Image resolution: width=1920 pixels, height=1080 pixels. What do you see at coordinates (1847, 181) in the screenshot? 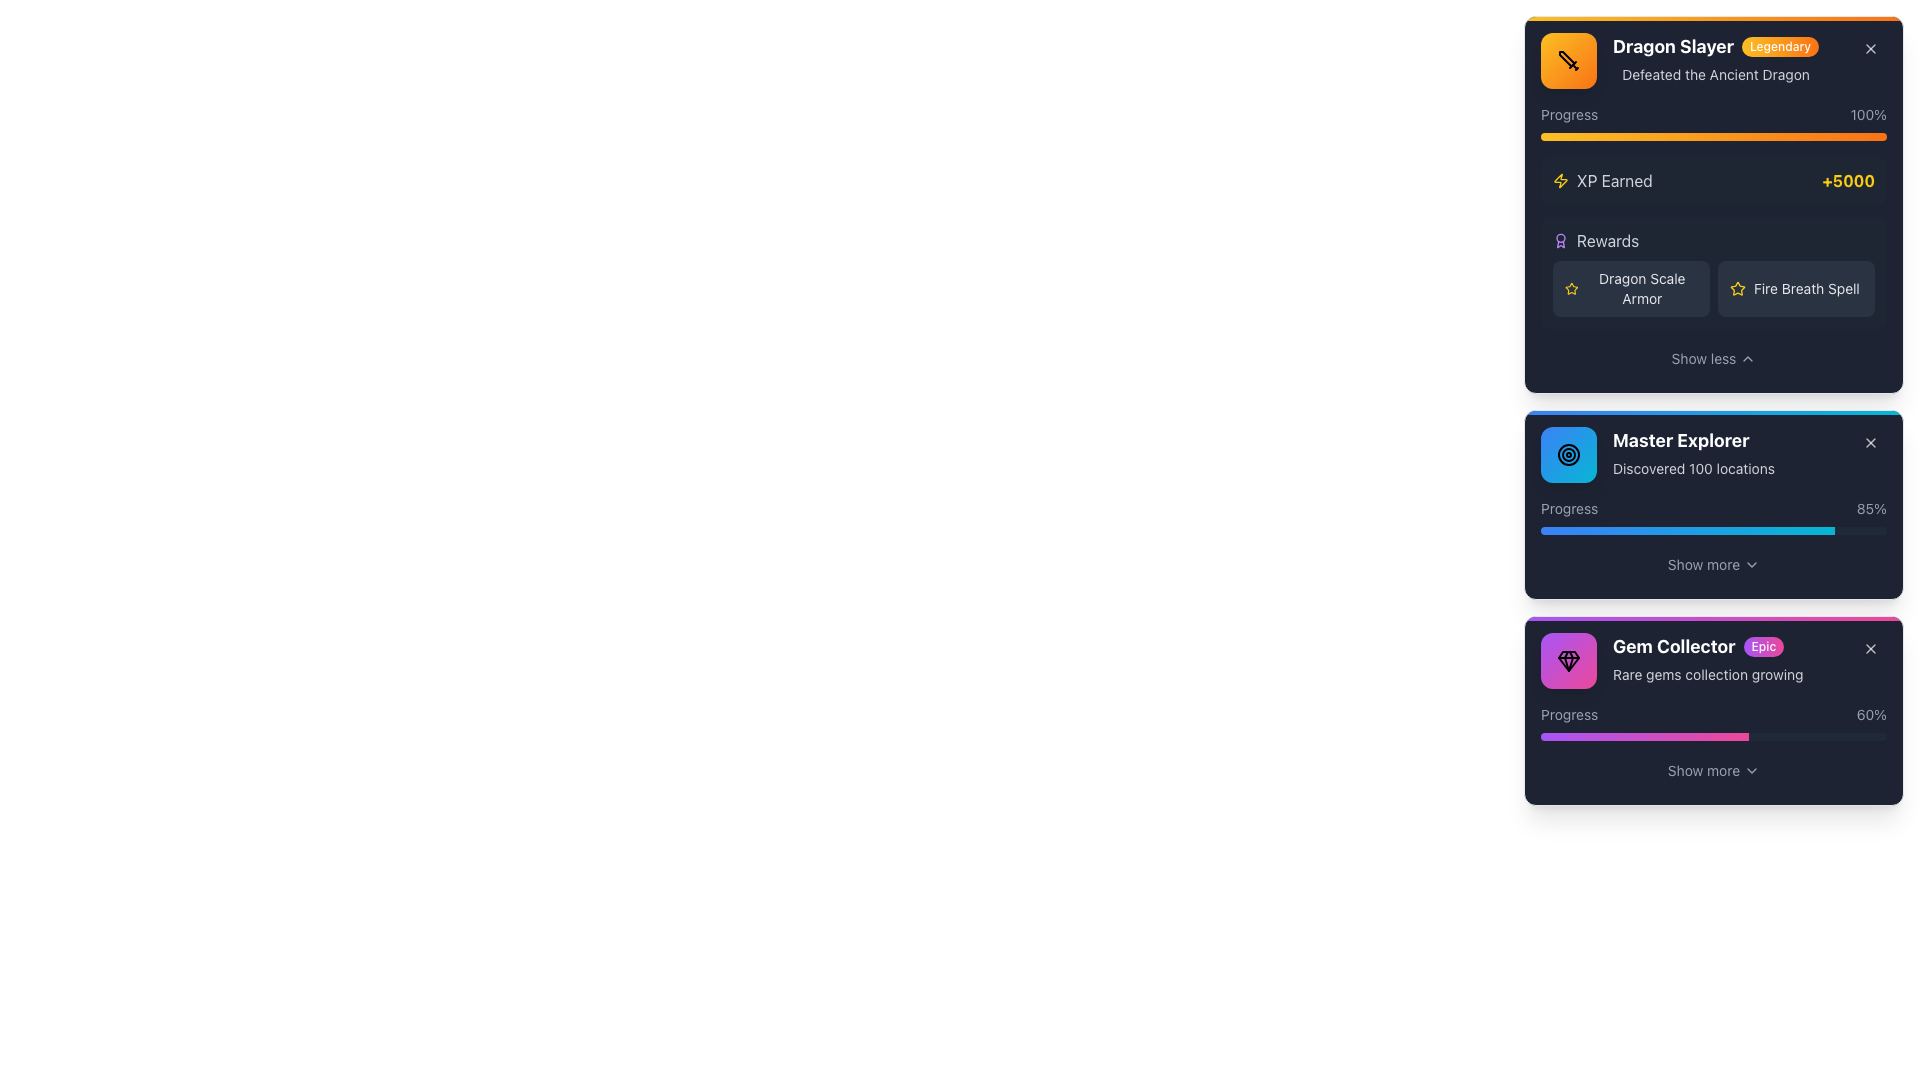
I see `the Label element displaying the text '+5000' in bold yellow font, which is located in the top-right section next to 'XP Earned'` at bounding box center [1847, 181].